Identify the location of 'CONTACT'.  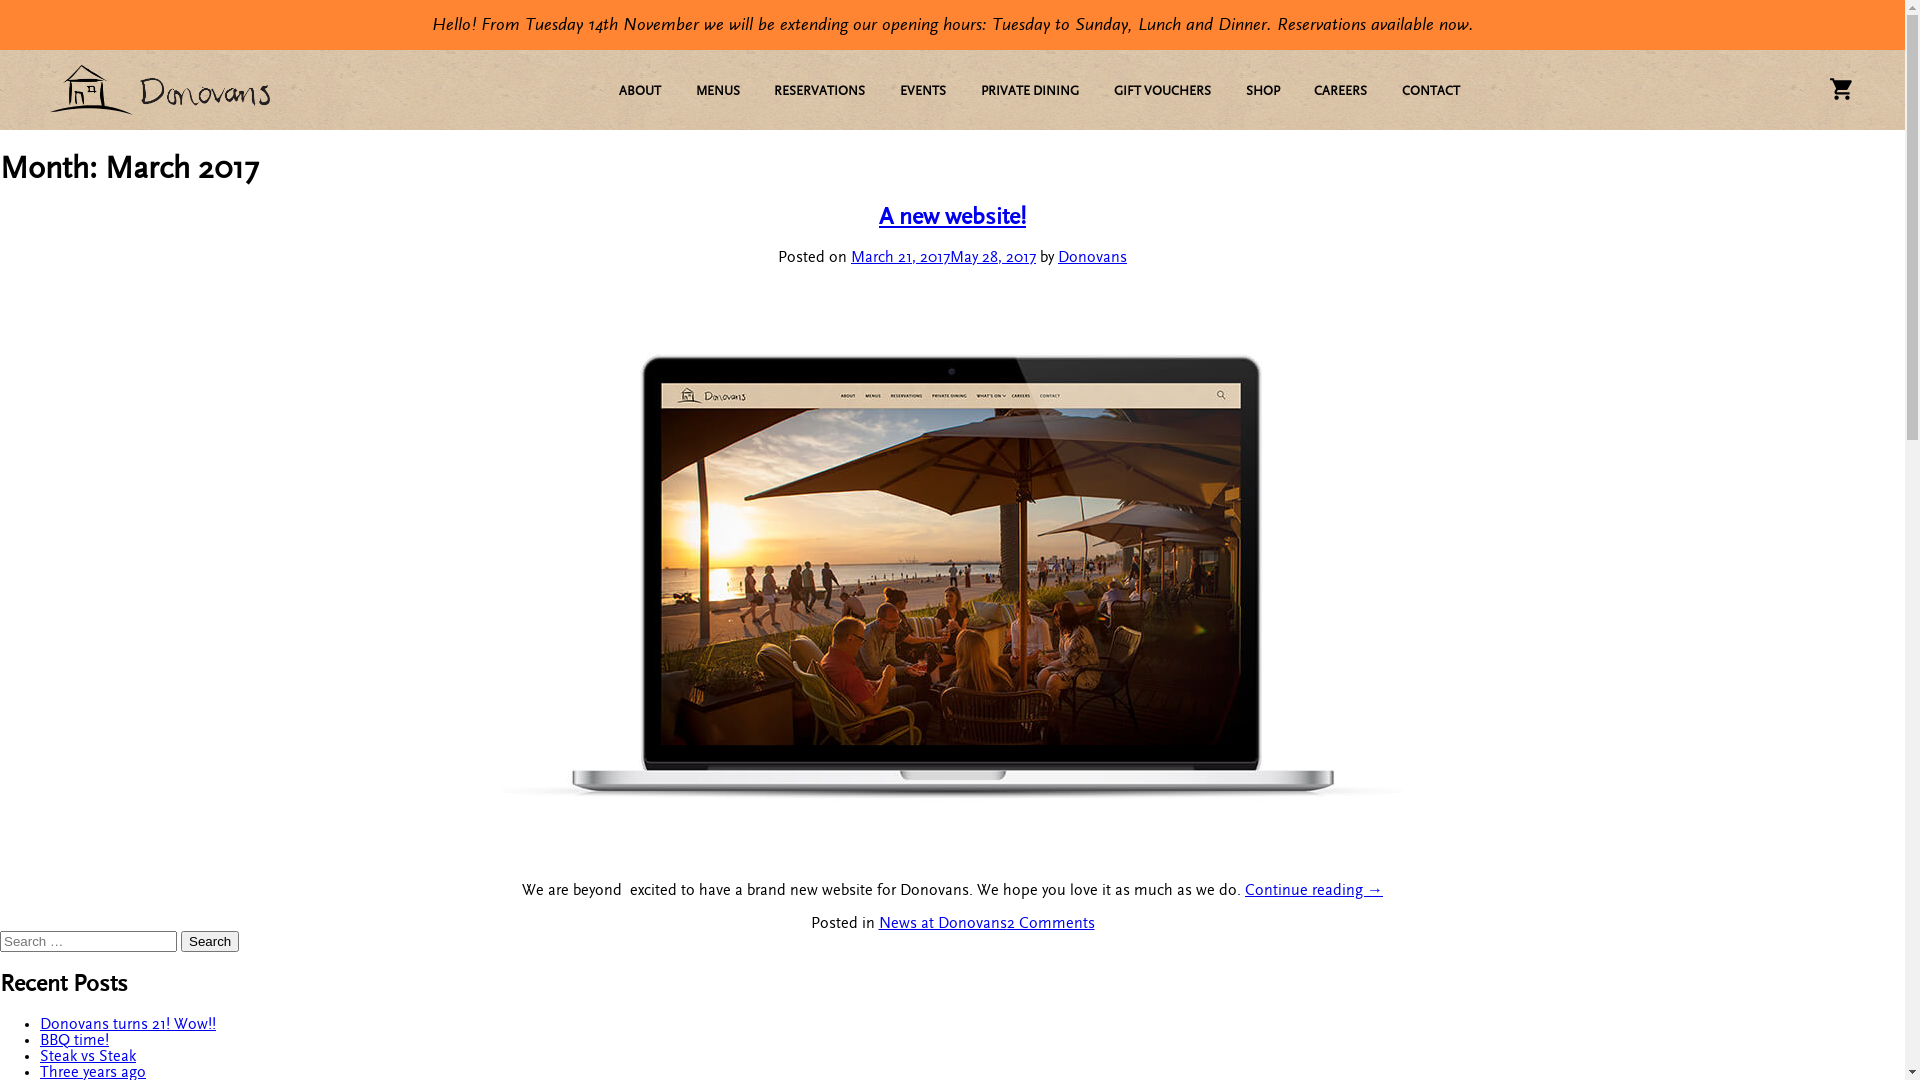
(1429, 91).